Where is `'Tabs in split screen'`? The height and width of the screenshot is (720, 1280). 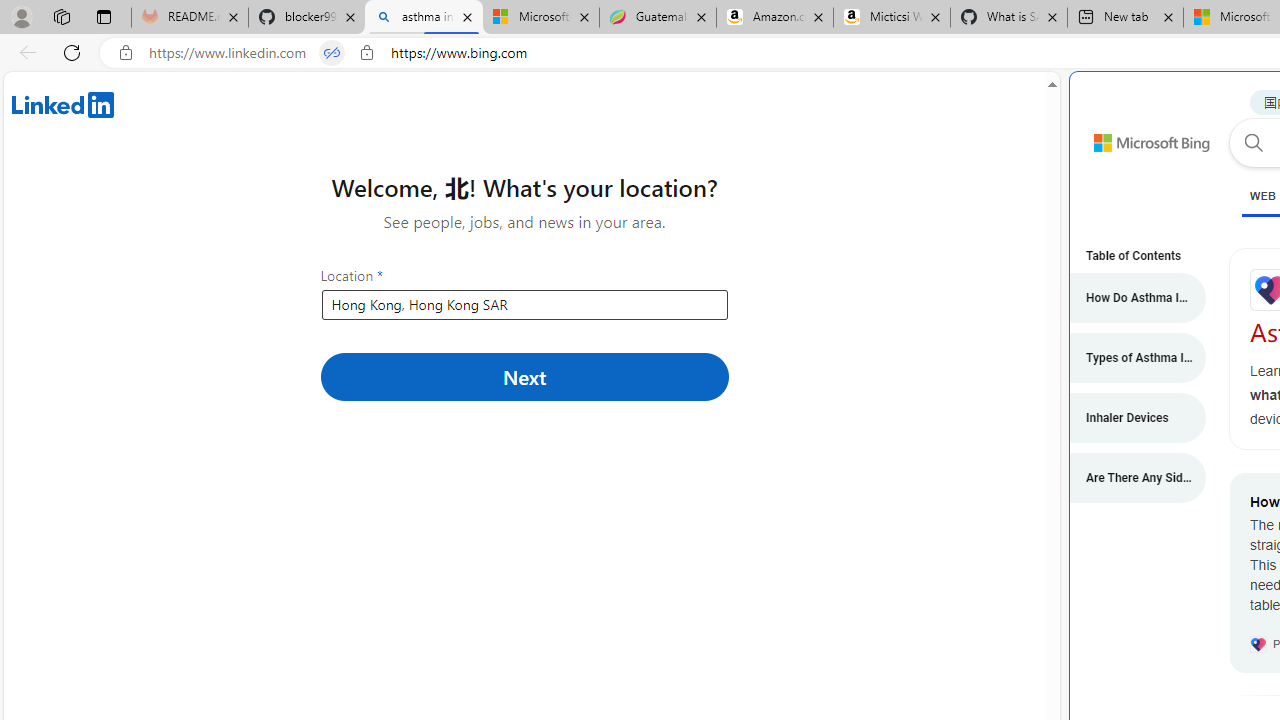 'Tabs in split screen' is located at coordinates (332, 52).